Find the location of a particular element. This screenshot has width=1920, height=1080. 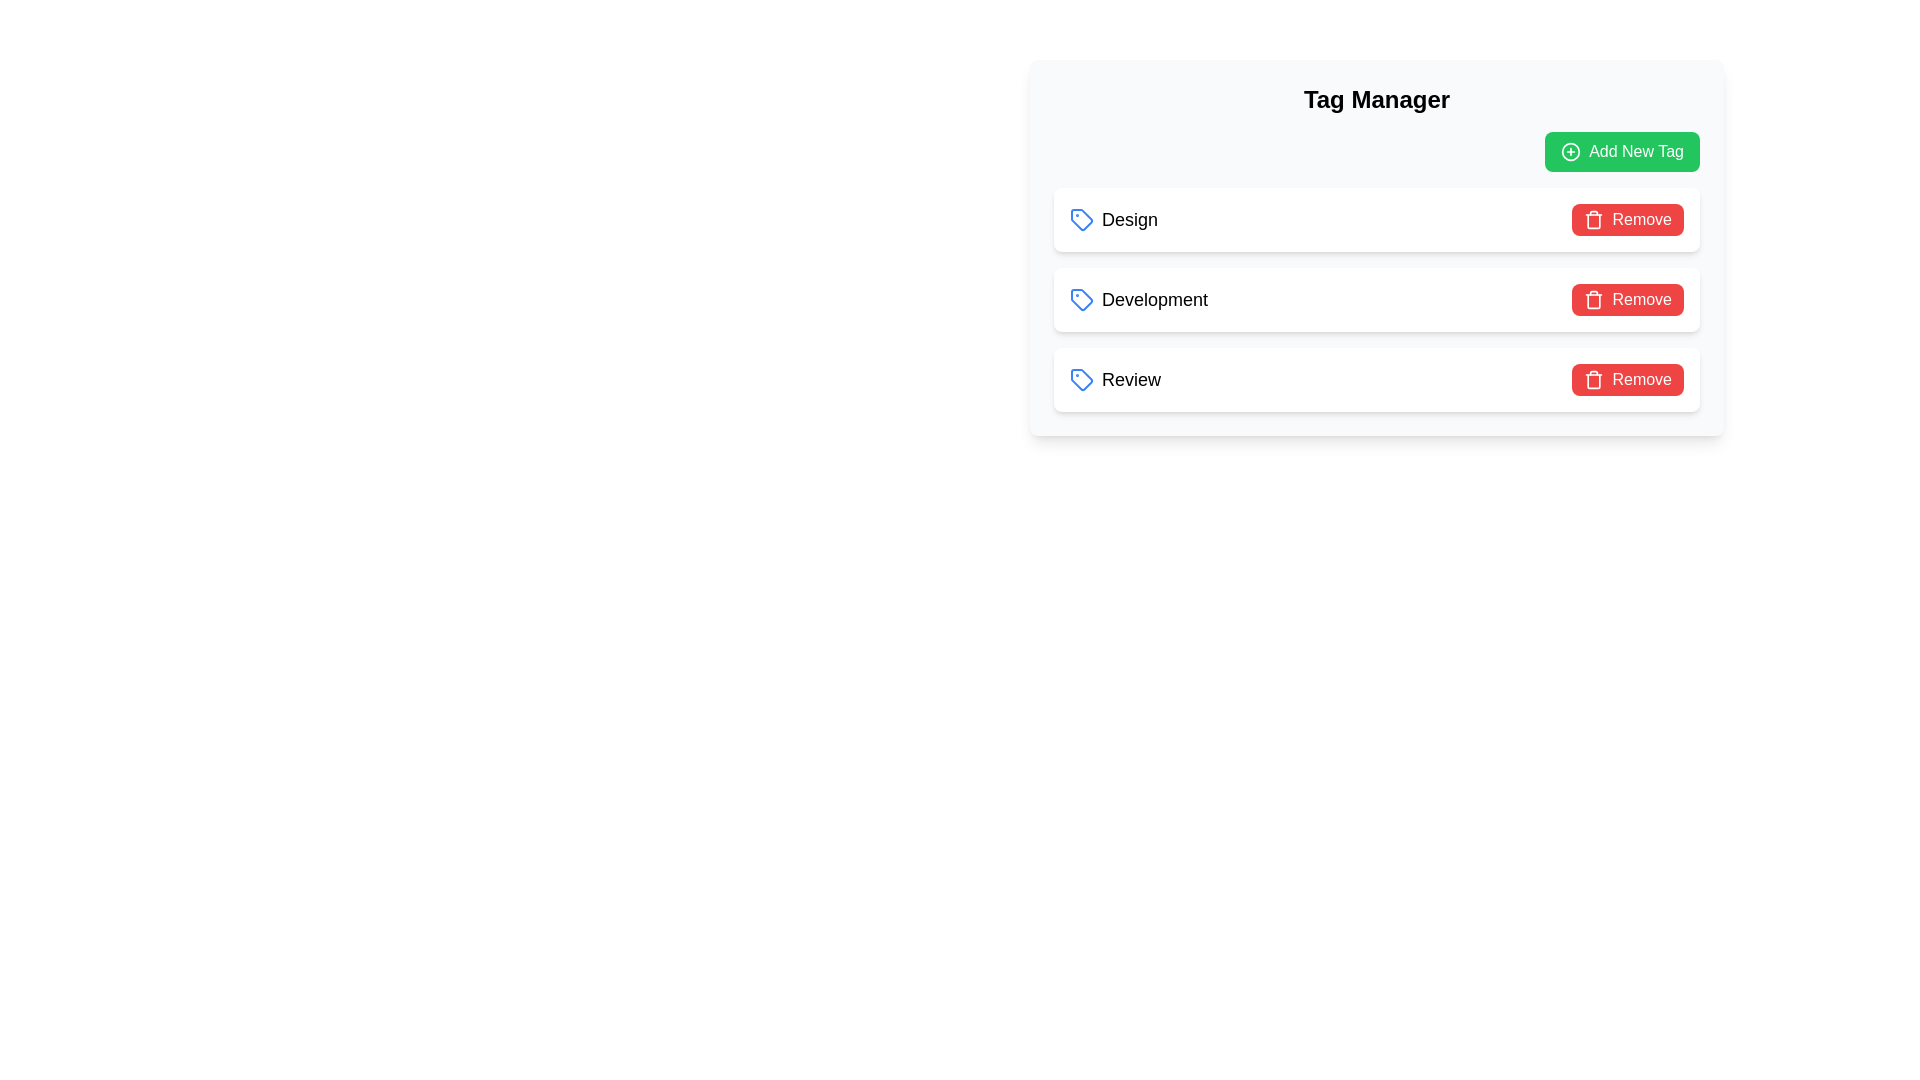

text from the prominent header titled 'Tag Manager', which is styled in bold and large font, located at the top of a gray rectangular card with rounded corners is located at coordinates (1376, 100).